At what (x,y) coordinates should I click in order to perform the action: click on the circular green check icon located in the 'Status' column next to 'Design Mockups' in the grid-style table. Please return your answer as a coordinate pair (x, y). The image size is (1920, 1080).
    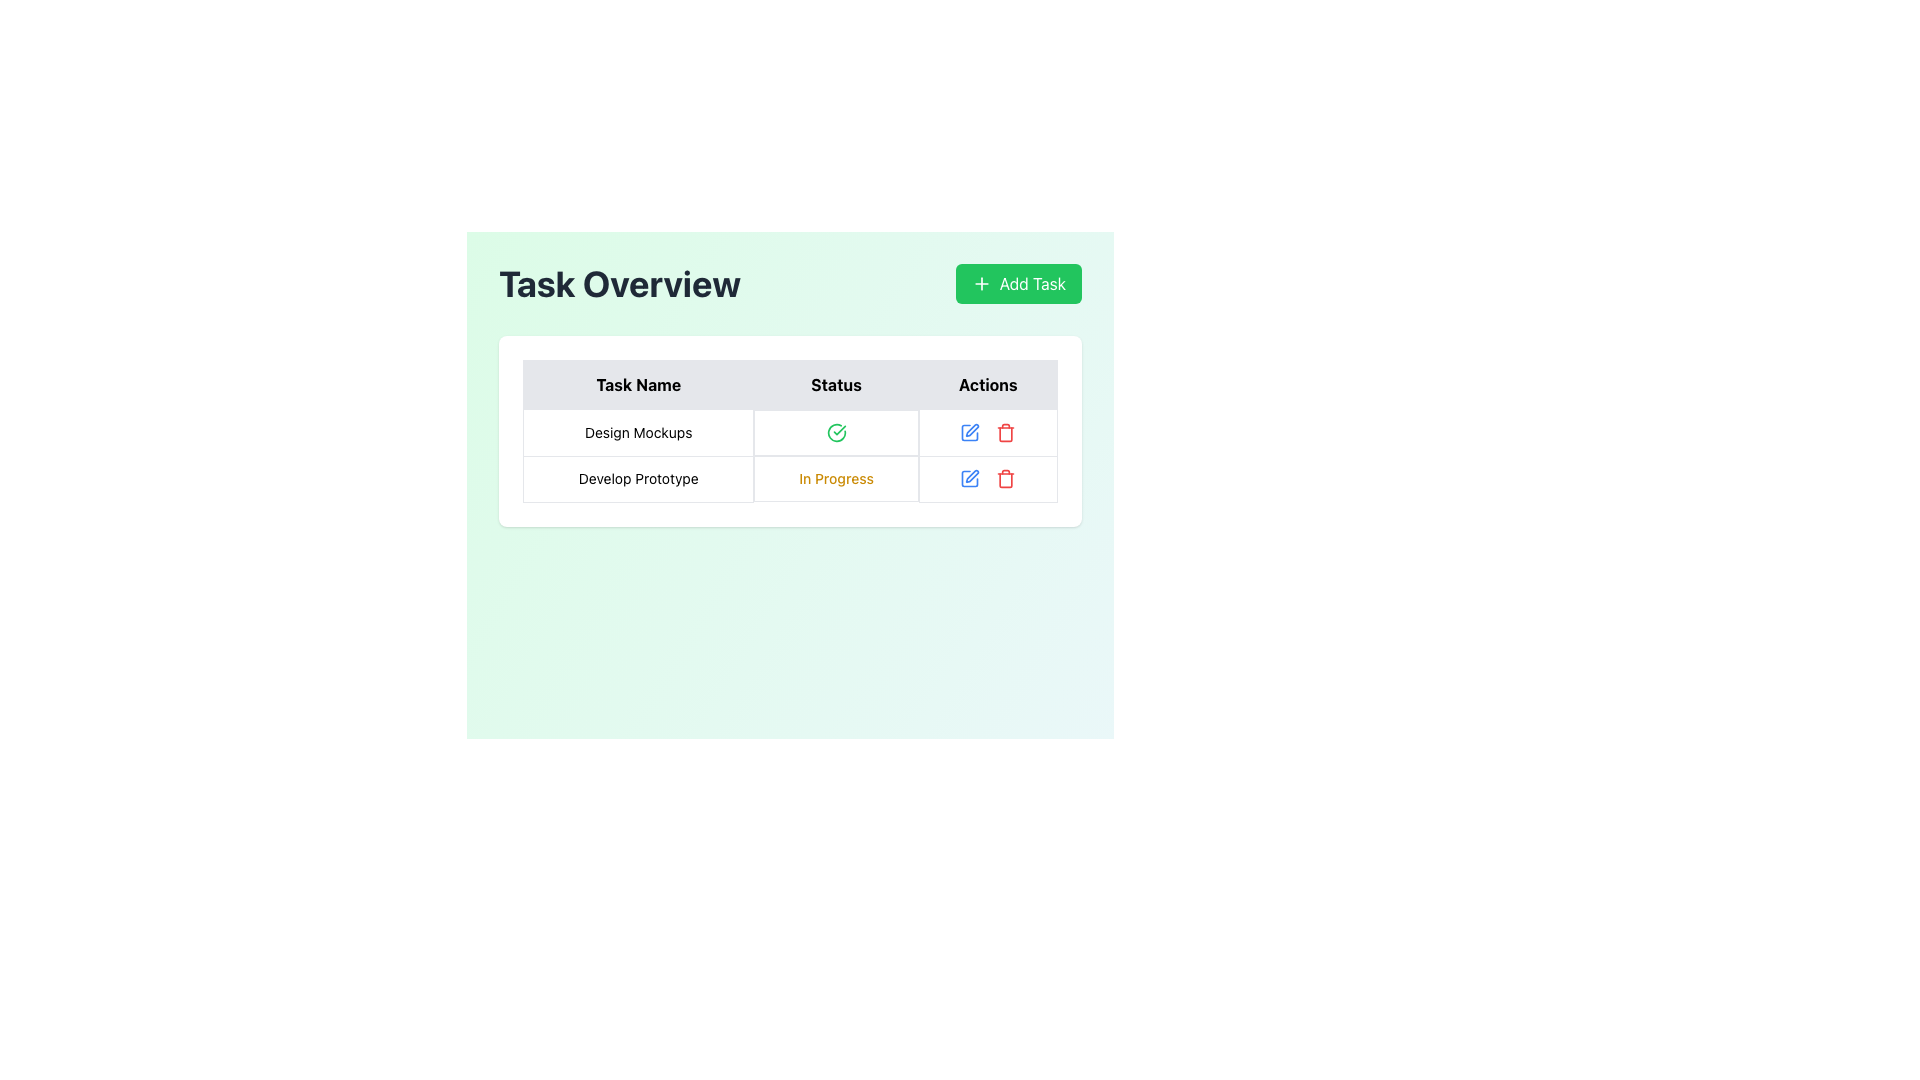
    Looking at the image, I should click on (836, 431).